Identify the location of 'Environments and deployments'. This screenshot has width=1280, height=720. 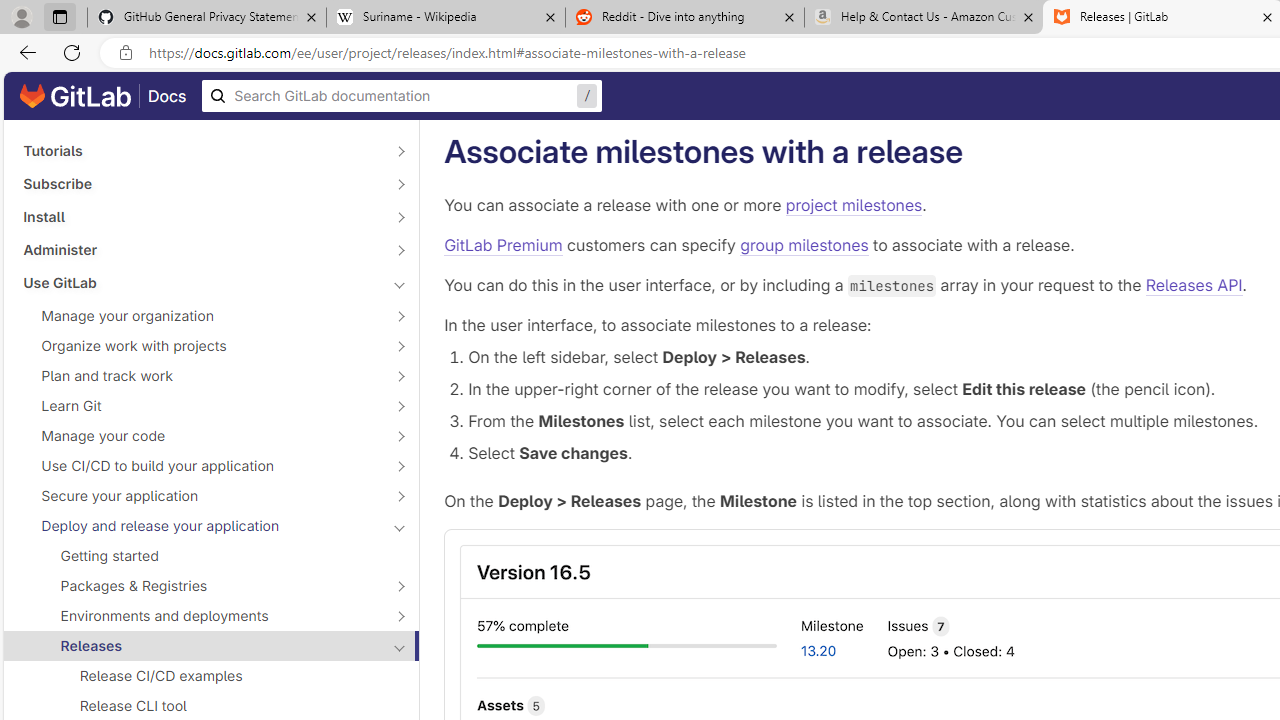
(200, 614).